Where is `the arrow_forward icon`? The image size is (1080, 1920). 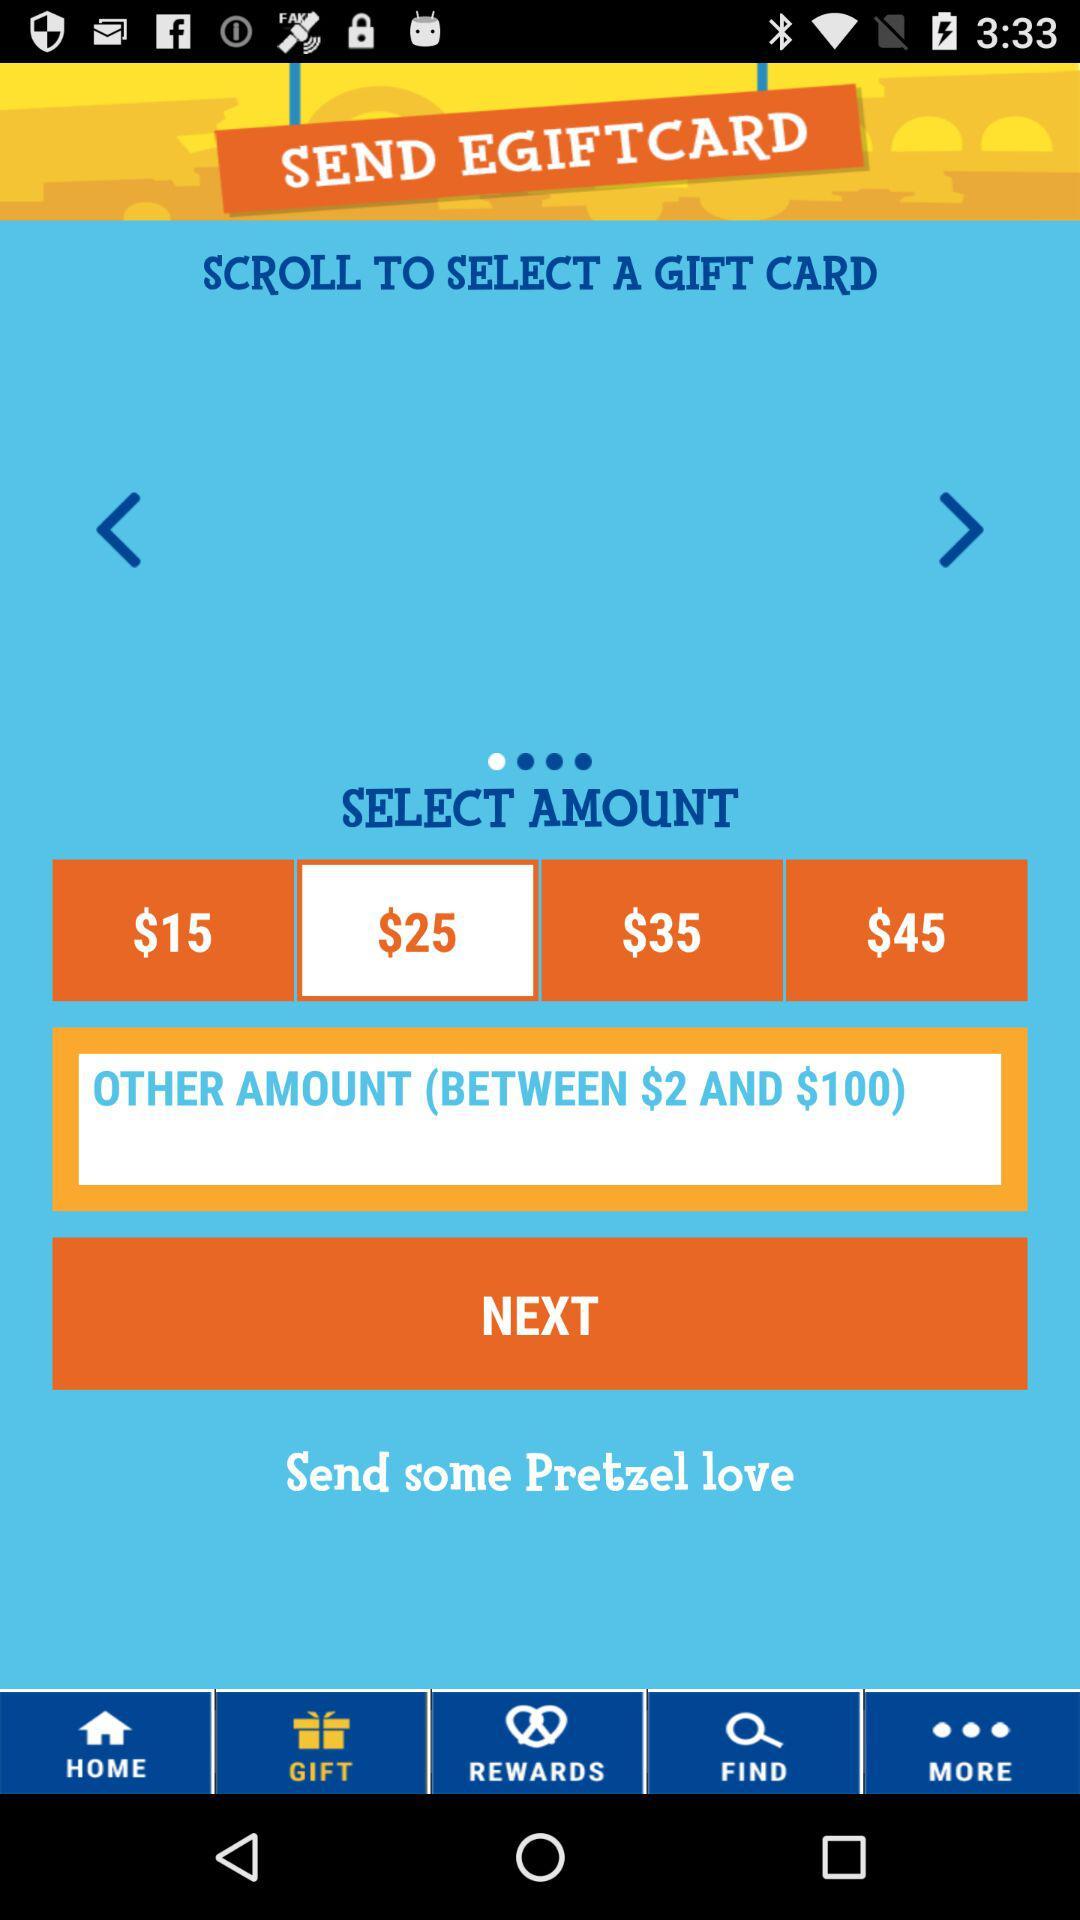
the arrow_forward icon is located at coordinates (960, 565).